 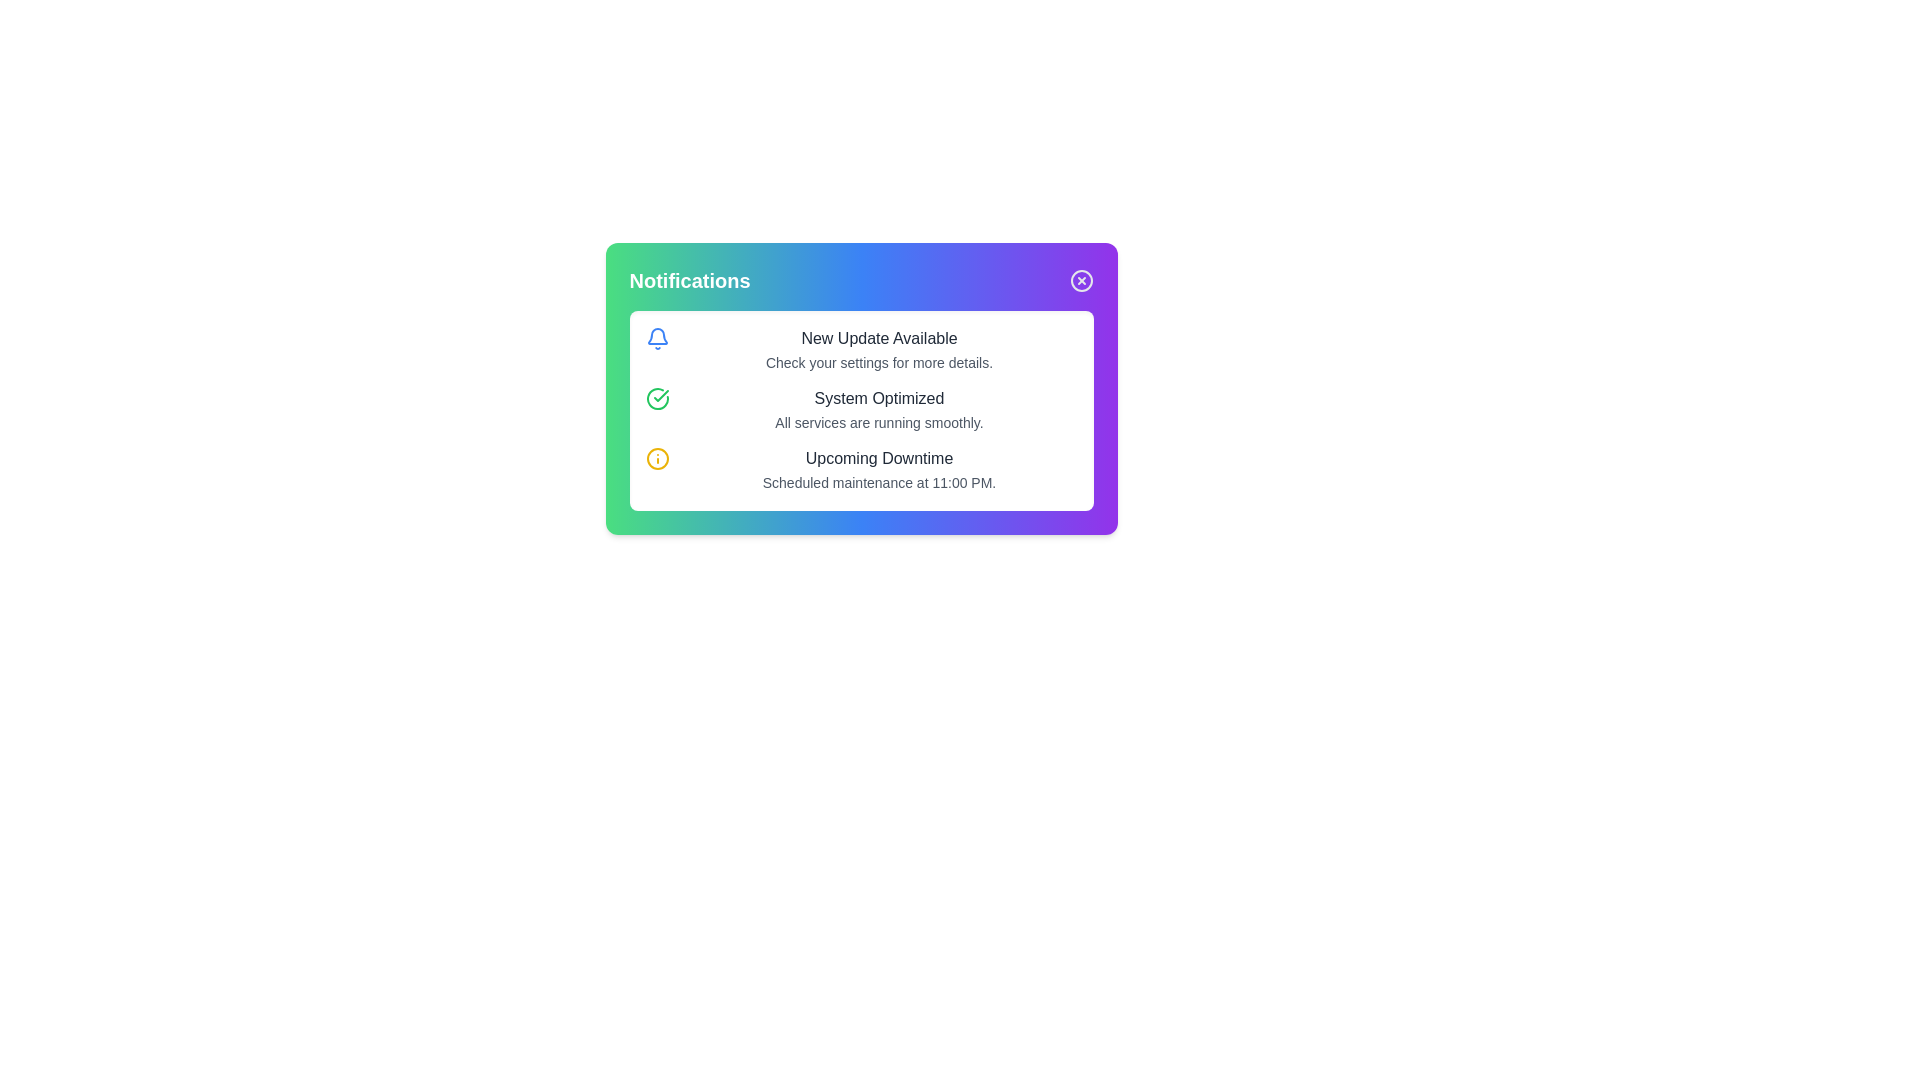 I want to click on the 'Upcoming Downtime' text-based informational component with an associated yellow circular icon, located in the notification panel, so click(x=861, y=470).